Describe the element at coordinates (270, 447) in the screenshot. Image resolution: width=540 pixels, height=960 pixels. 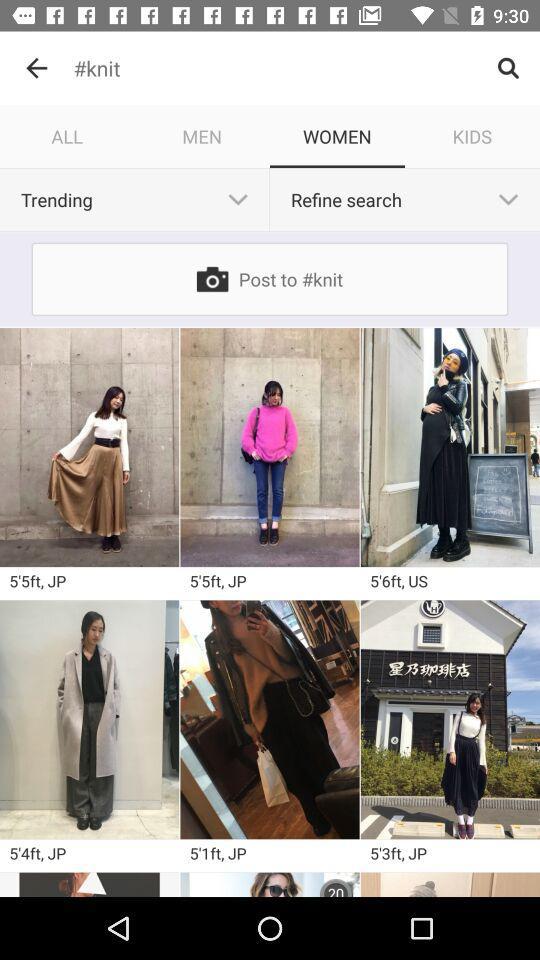
I see `choose this outfit` at that location.